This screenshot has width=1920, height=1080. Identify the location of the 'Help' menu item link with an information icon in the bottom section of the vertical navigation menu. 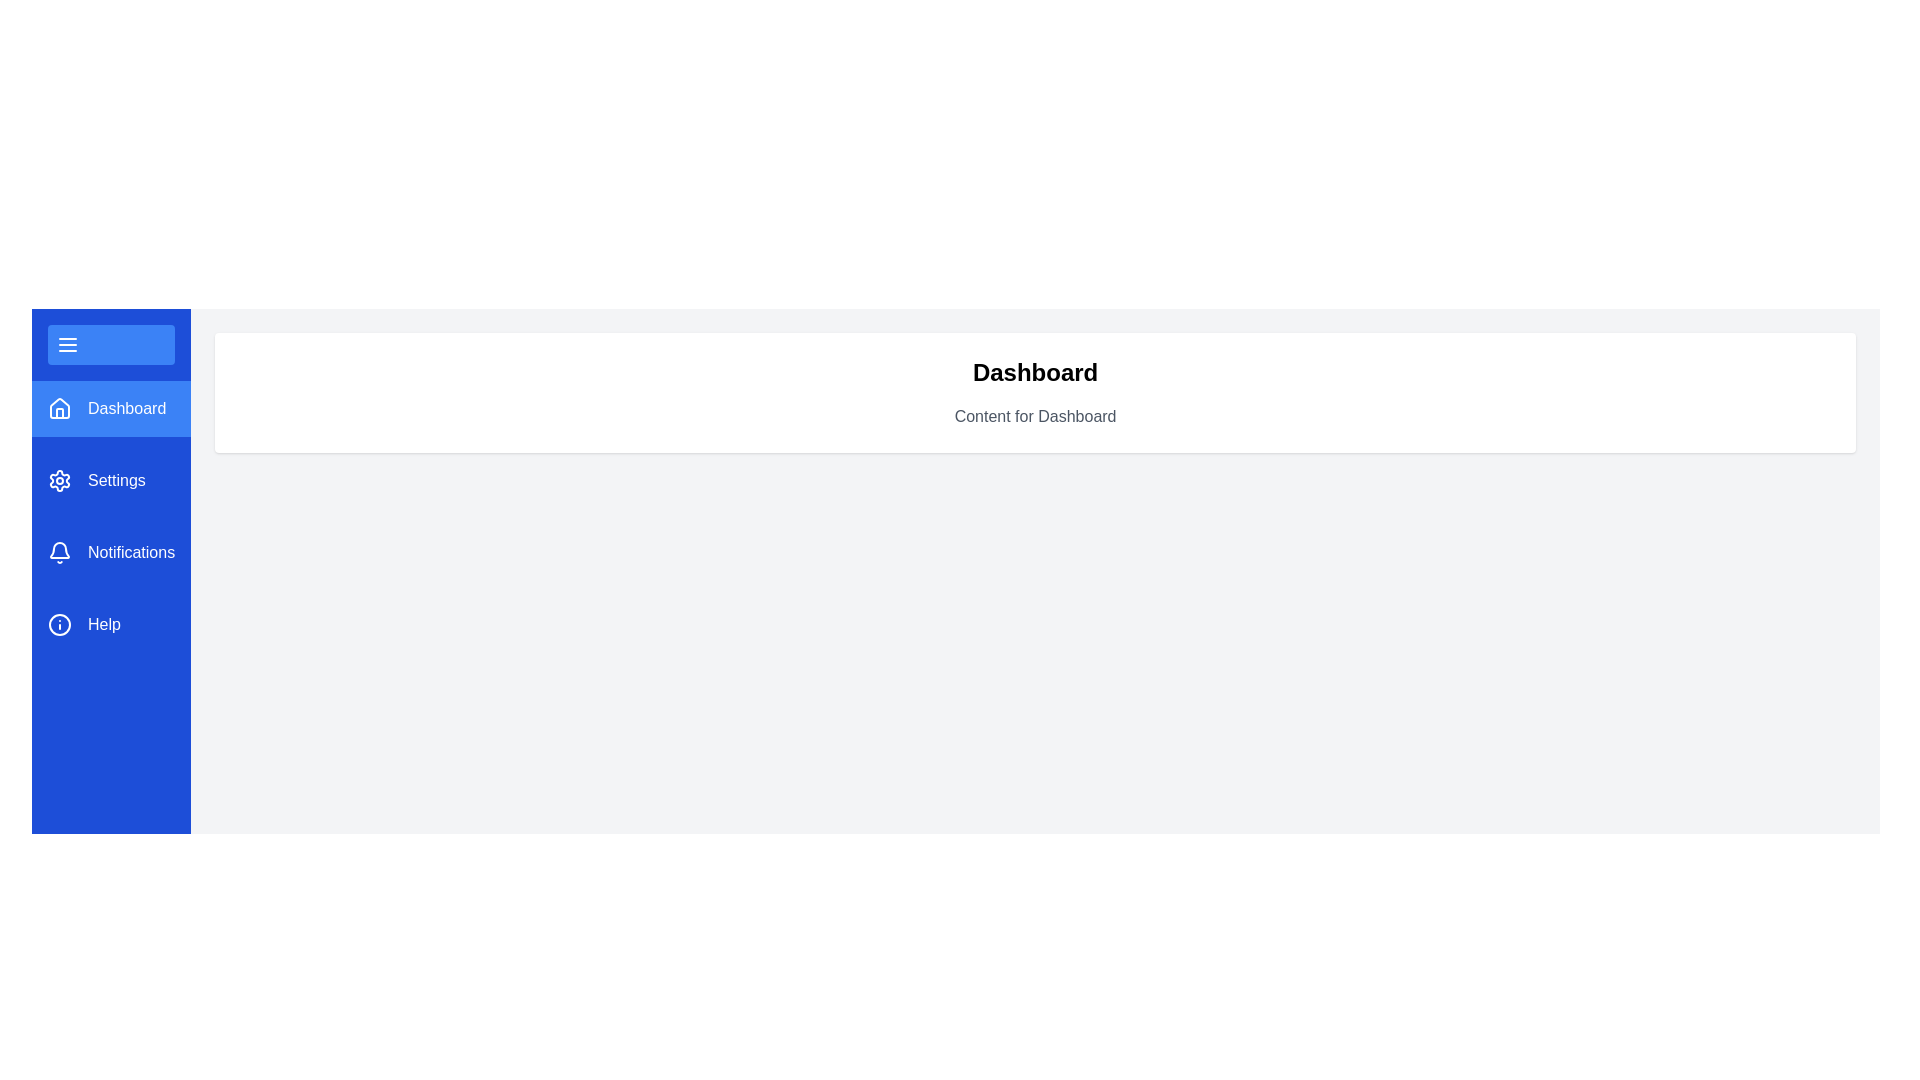
(110, 623).